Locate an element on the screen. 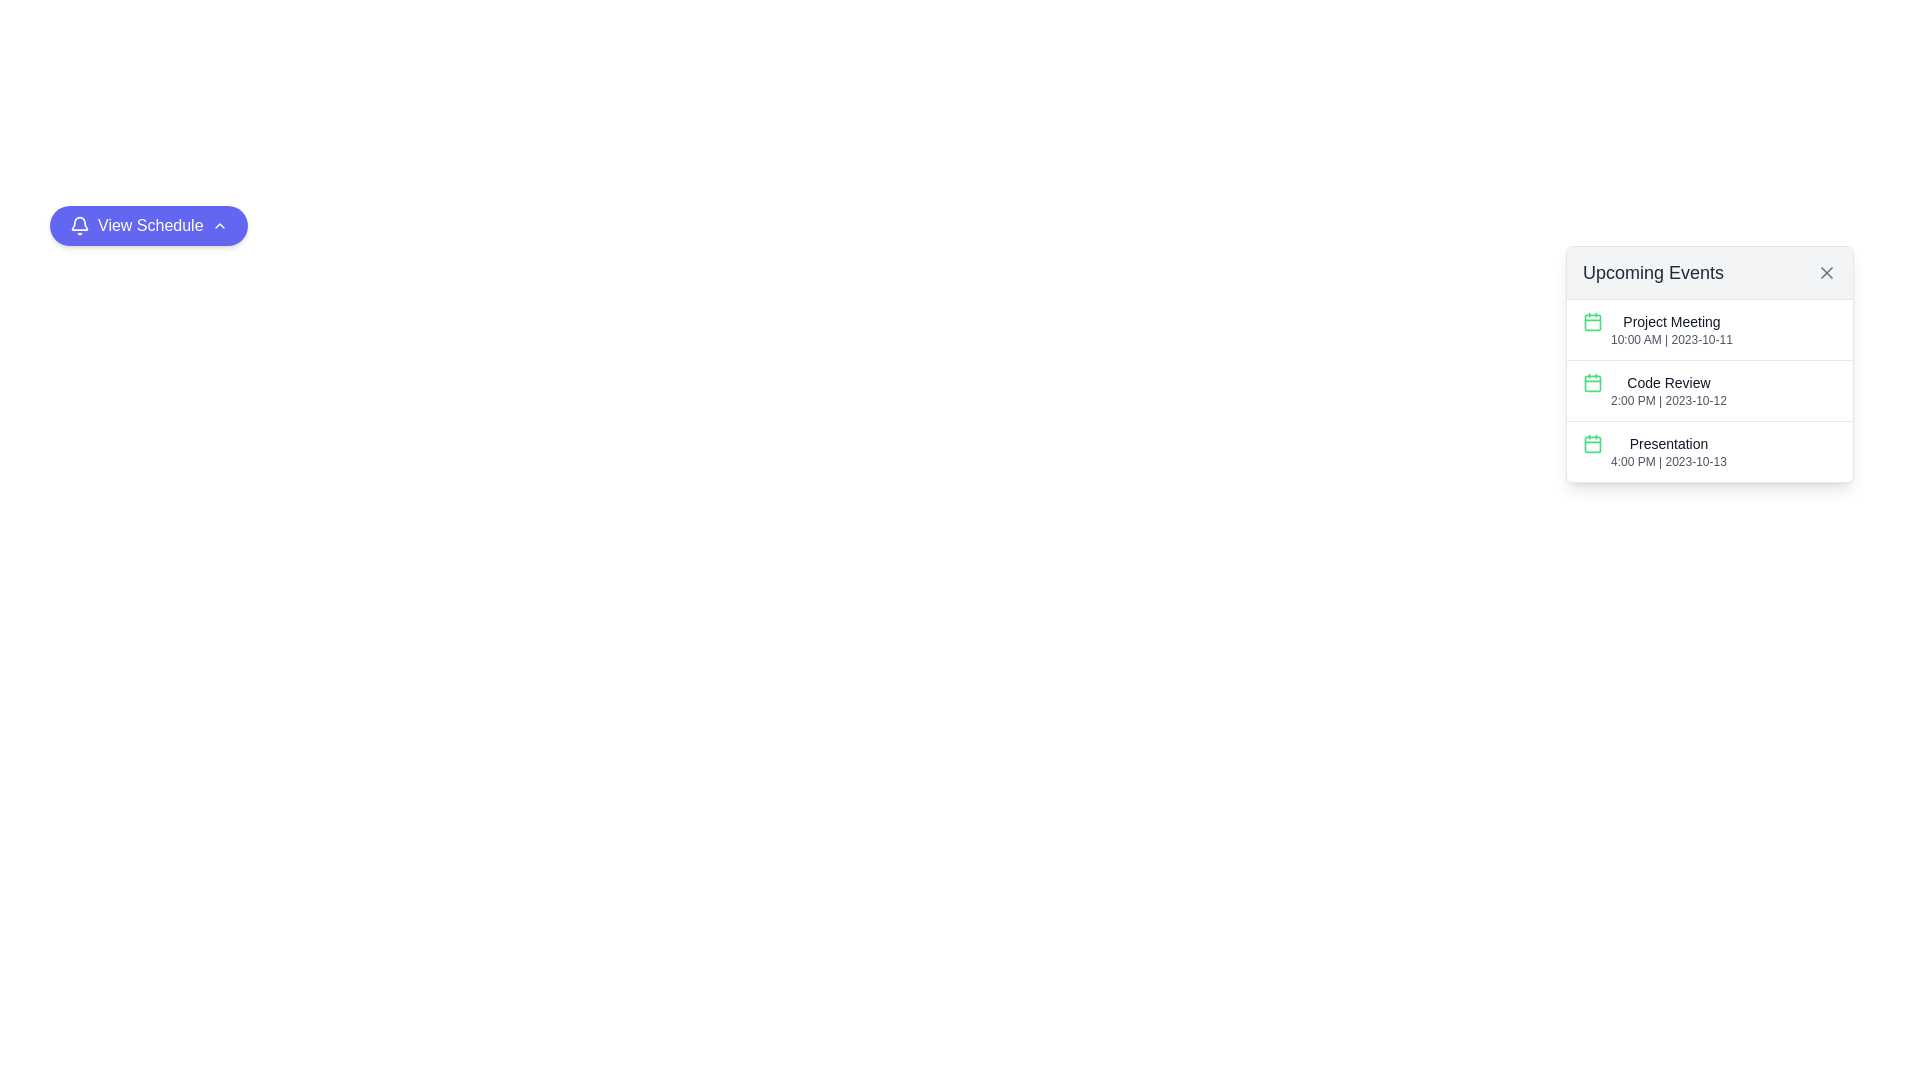  text snippet displaying the time and date '2:00 PM | 2023-10-12' located beneath the 'Code Review' title in the Upcoming Events panel is located at coordinates (1668, 401).